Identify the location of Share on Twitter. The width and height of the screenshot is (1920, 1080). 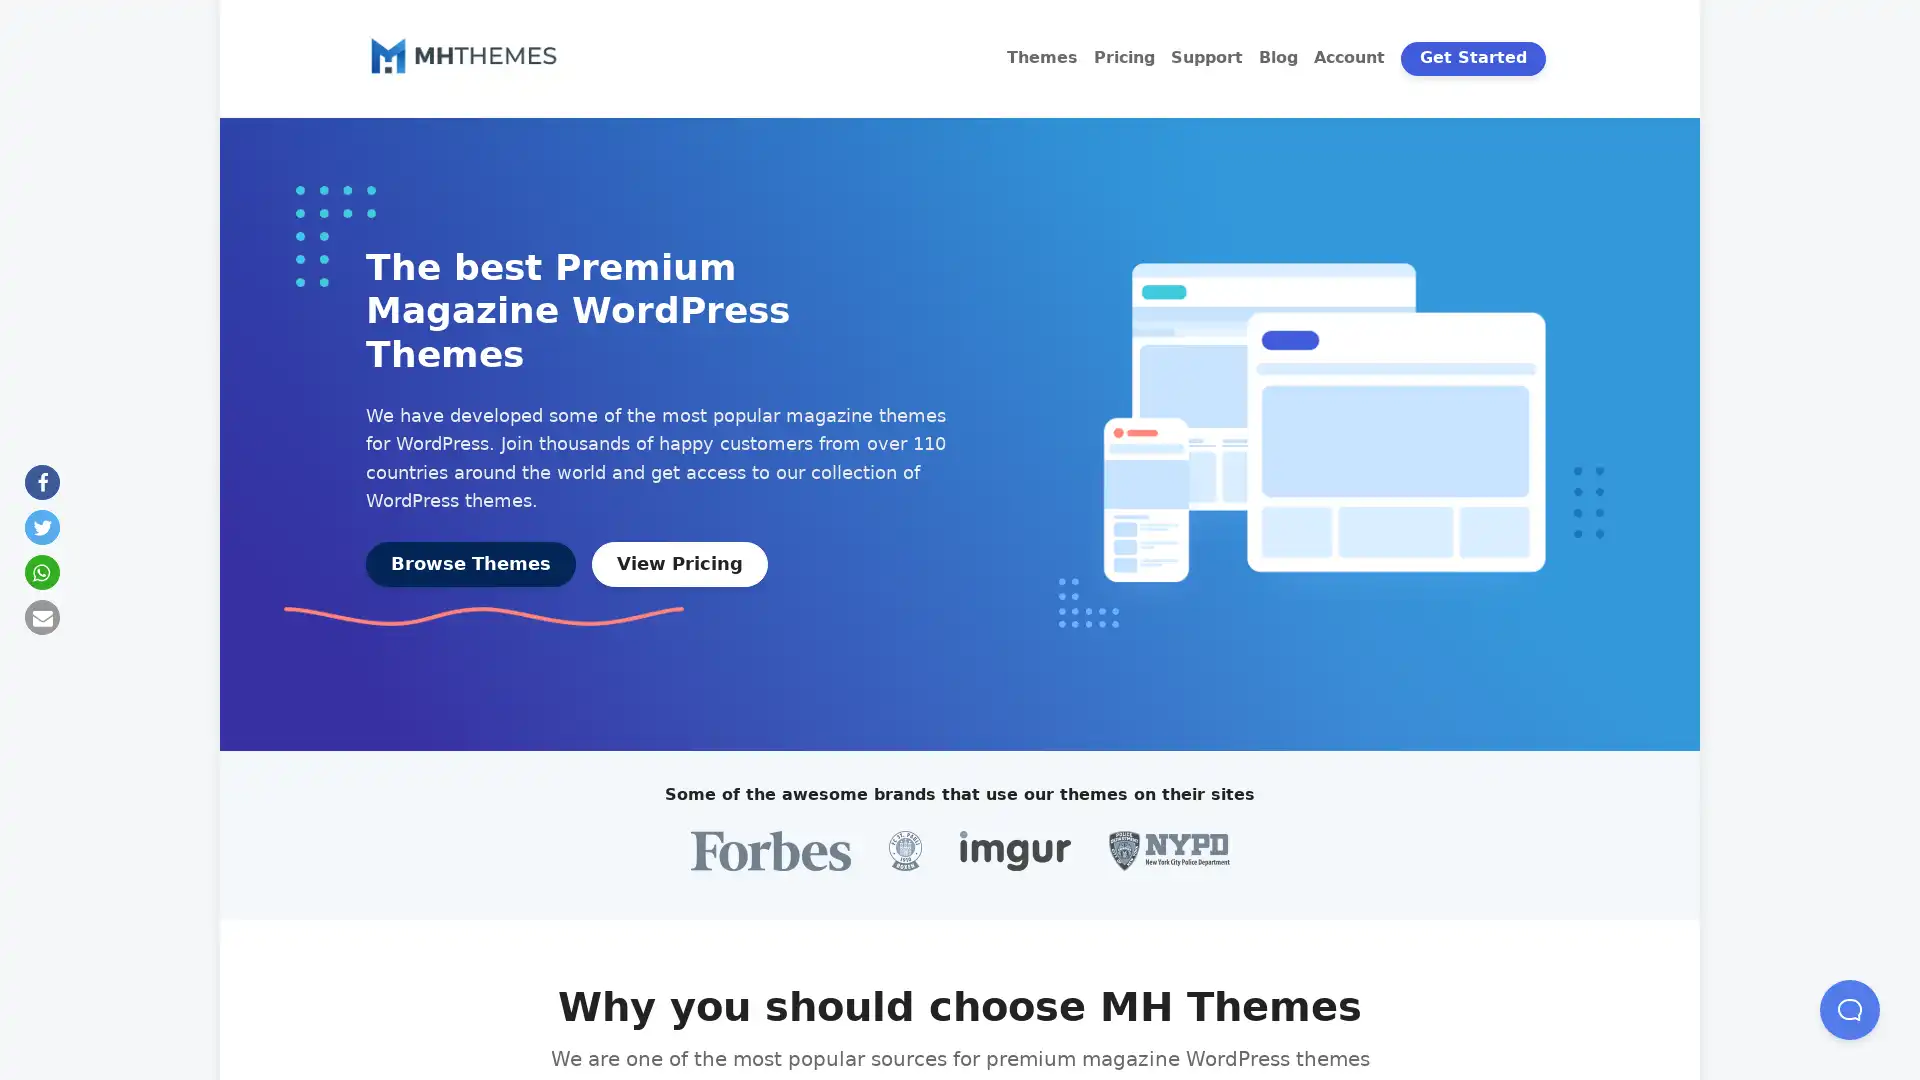
(42, 526).